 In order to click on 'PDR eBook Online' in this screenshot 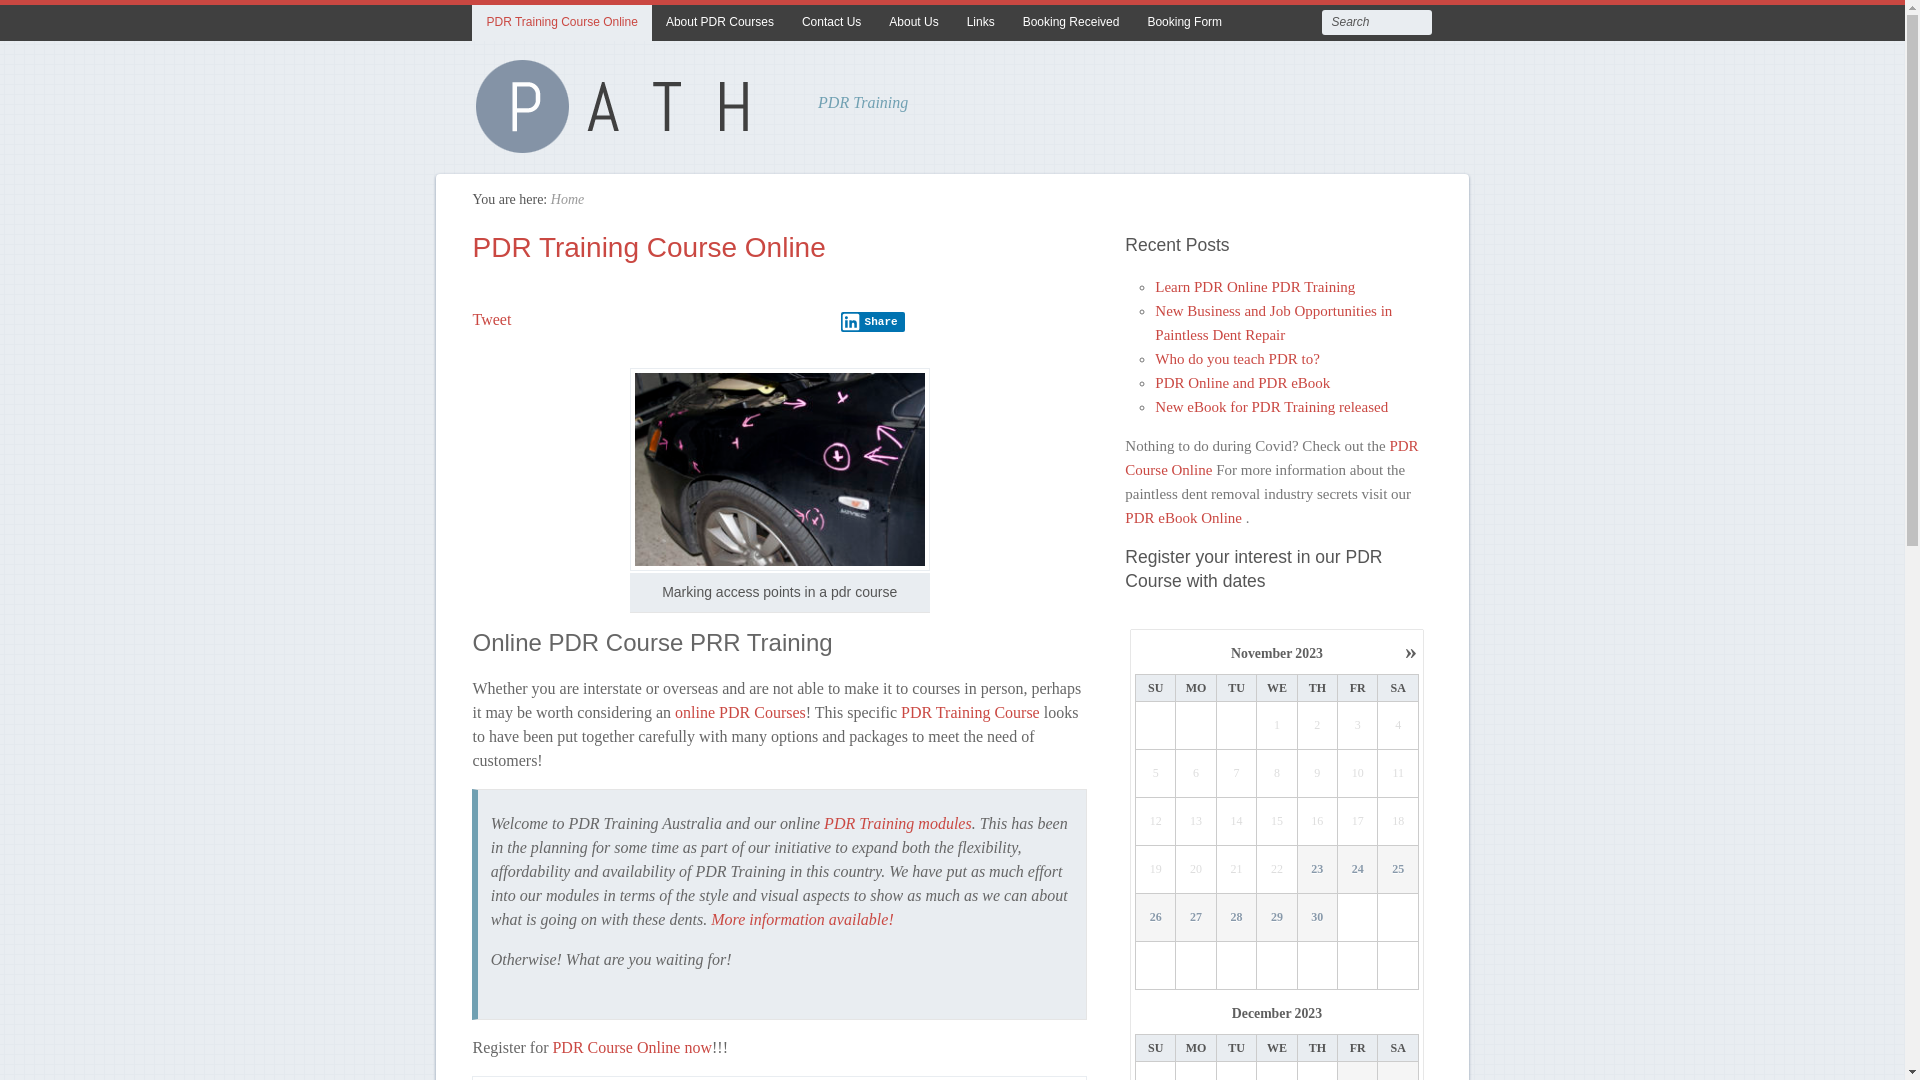, I will do `click(1185, 516)`.